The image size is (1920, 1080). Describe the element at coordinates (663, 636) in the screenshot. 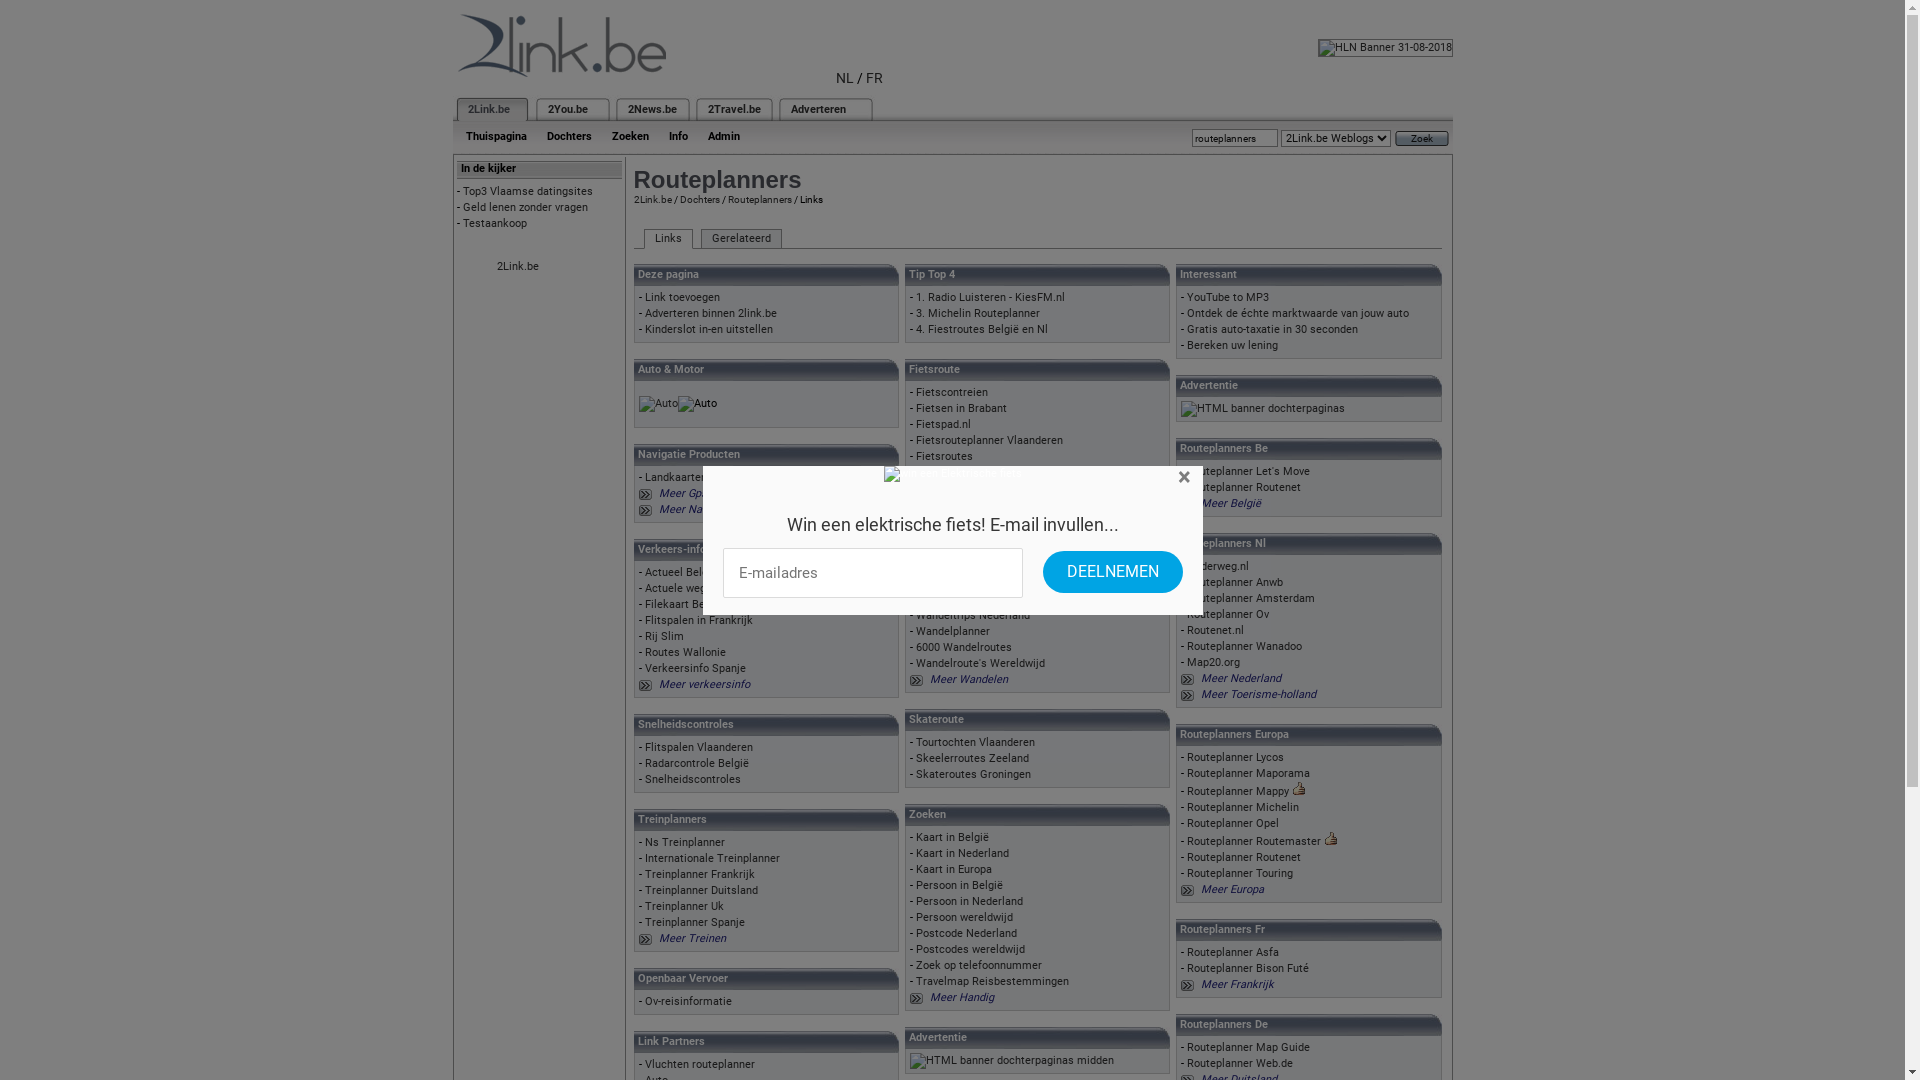

I see `'Rij Slim'` at that location.